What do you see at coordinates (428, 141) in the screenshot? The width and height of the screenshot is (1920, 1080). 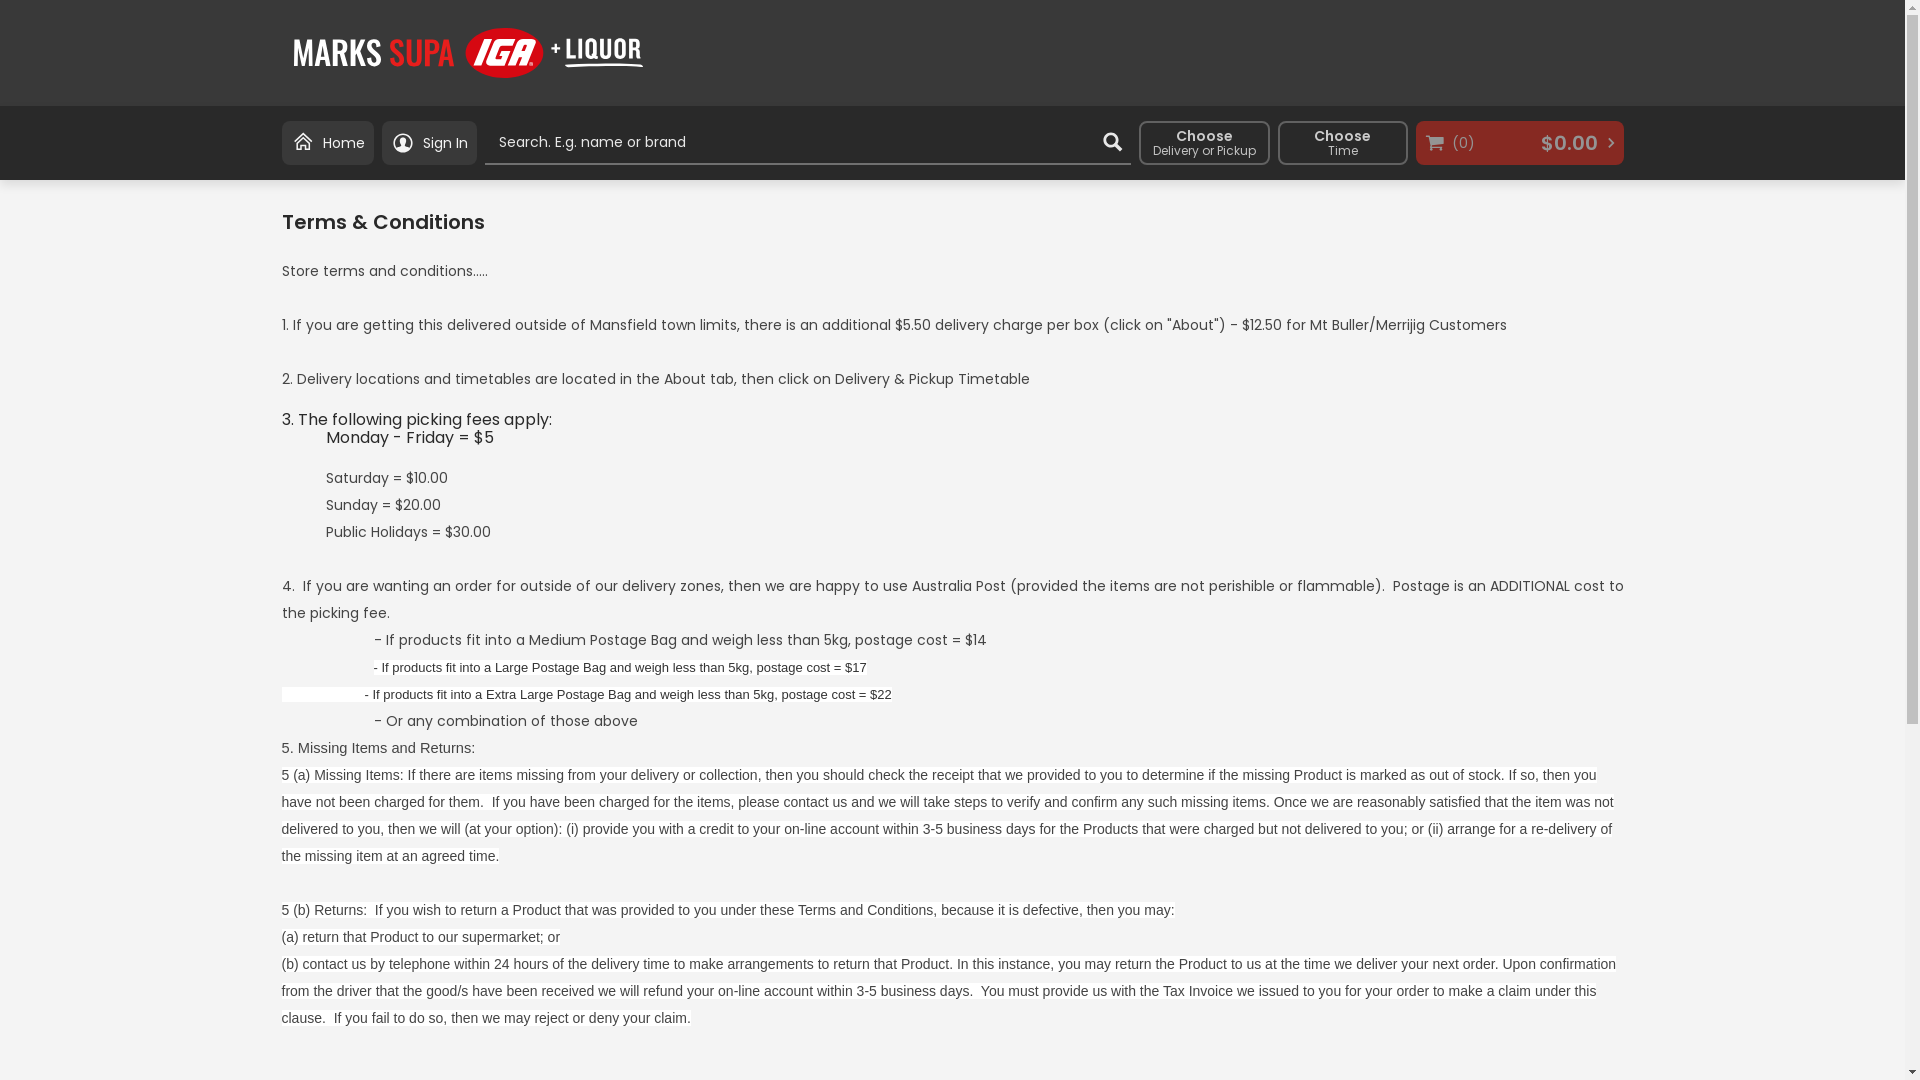 I see `'Sign In'` at bounding box center [428, 141].